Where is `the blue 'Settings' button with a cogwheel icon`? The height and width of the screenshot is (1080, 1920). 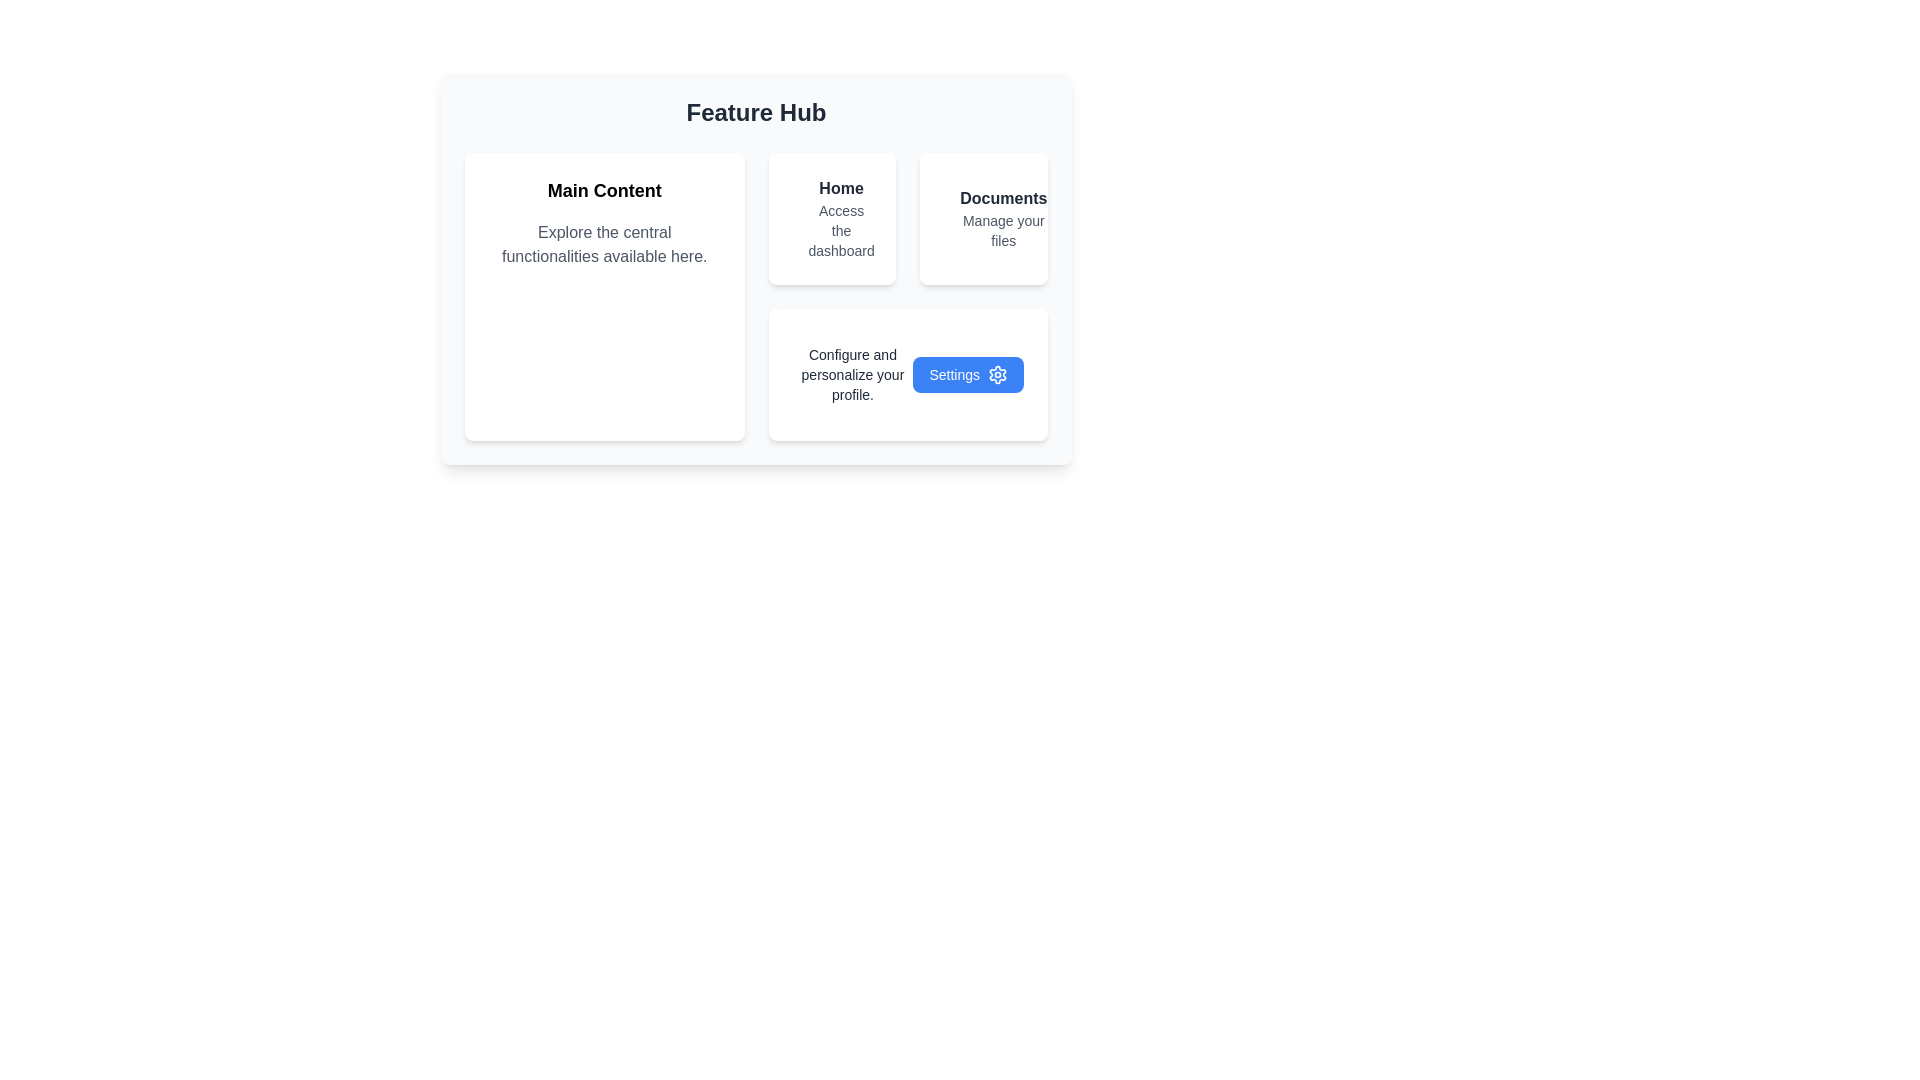
the blue 'Settings' button with a cogwheel icon is located at coordinates (968, 374).